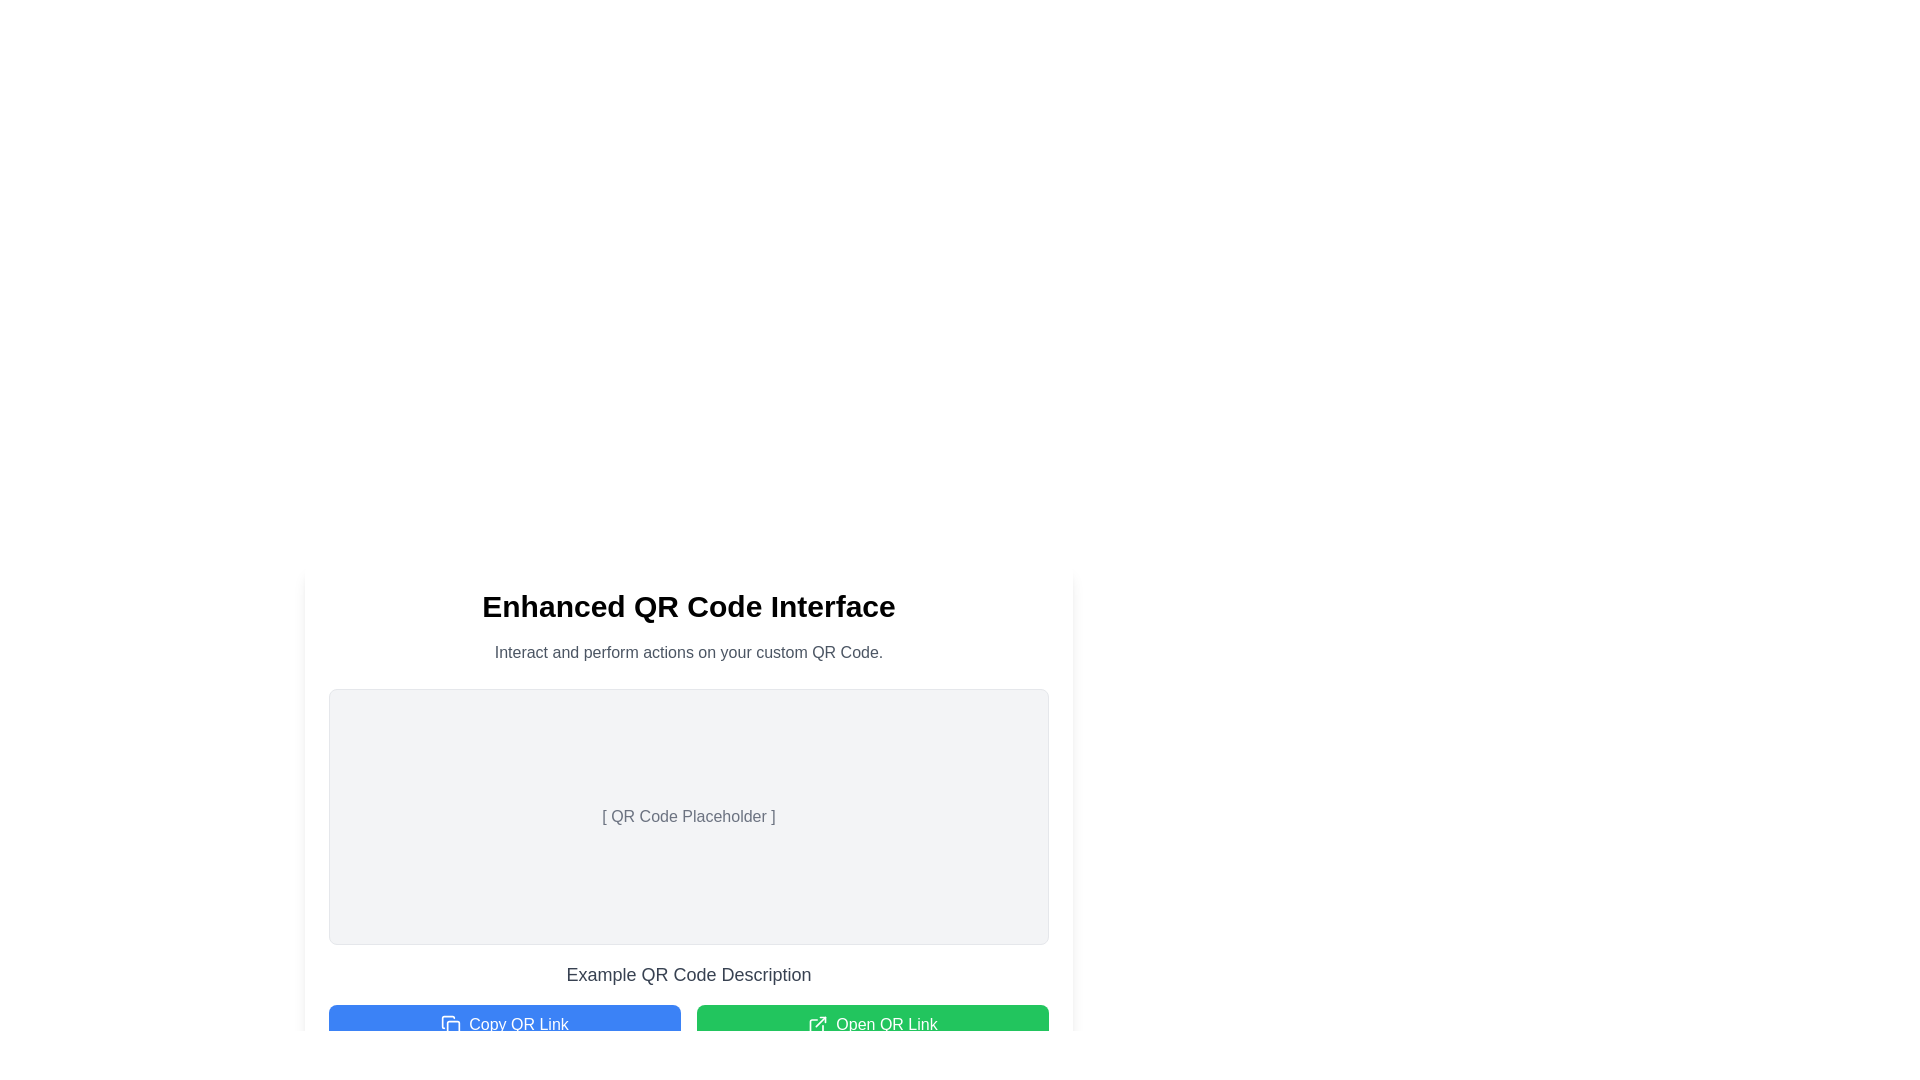 The image size is (1920, 1080). What do you see at coordinates (688, 817) in the screenshot?
I see `the static text placeholder for the QR code, which is located below the title section and above a set of buttons` at bounding box center [688, 817].